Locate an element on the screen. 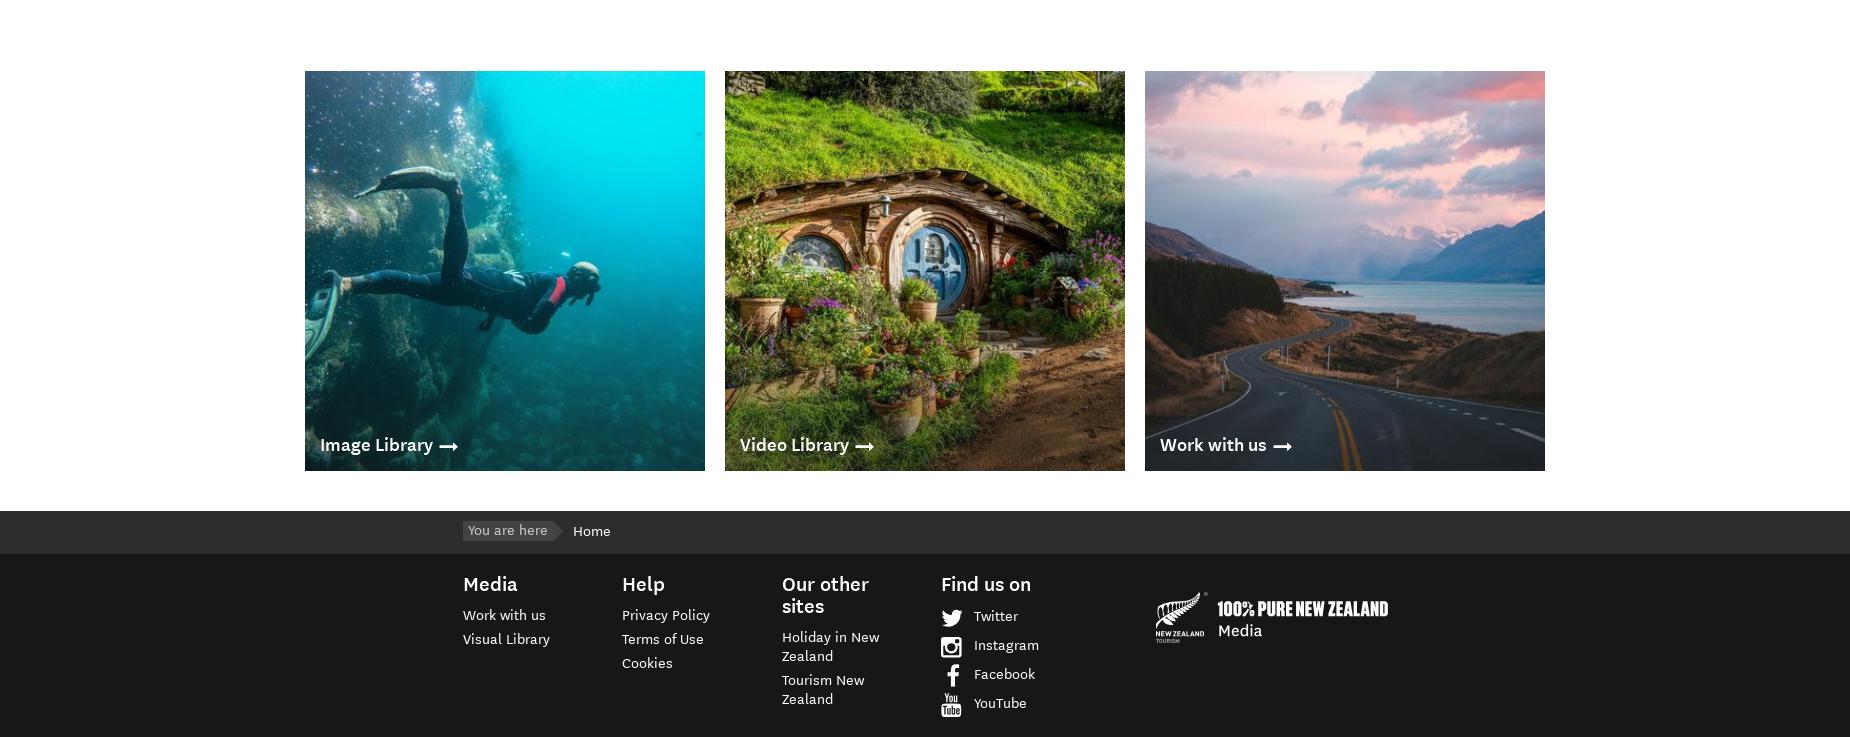  'Find us on' is located at coordinates (939, 582).